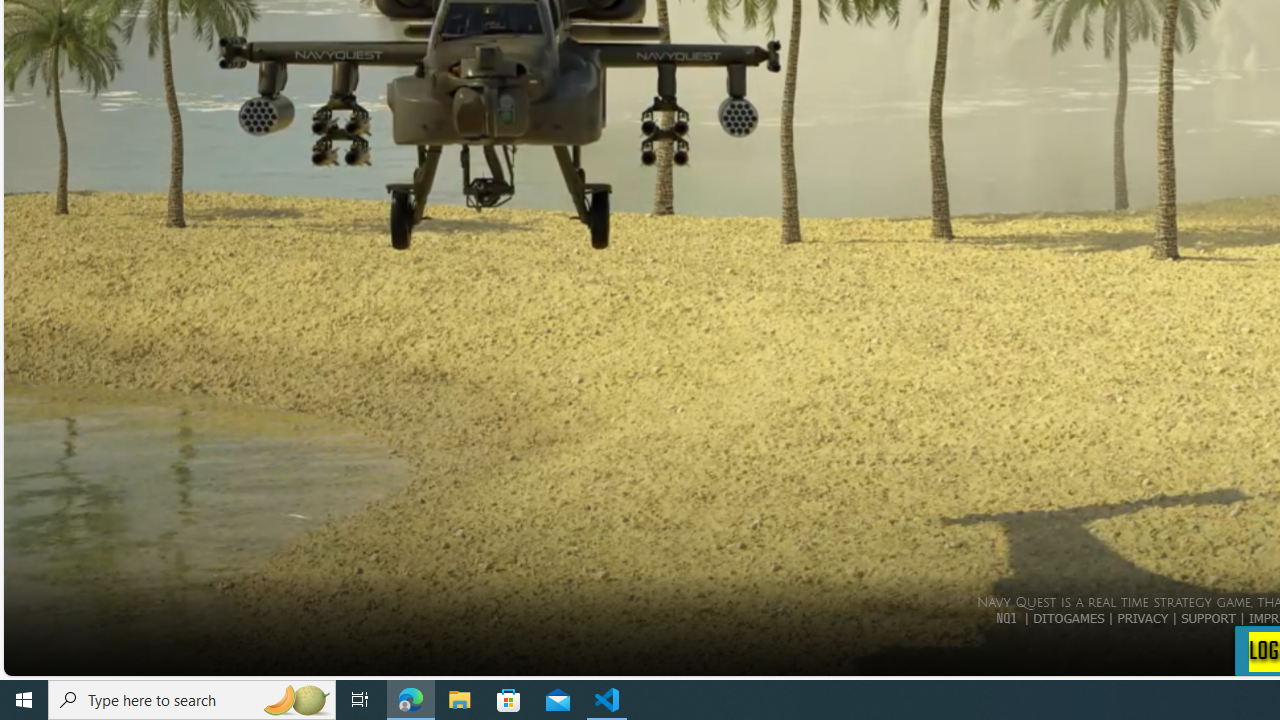 Image resolution: width=1280 pixels, height=720 pixels. I want to click on 'SUPPORT', so click(1207, 616).